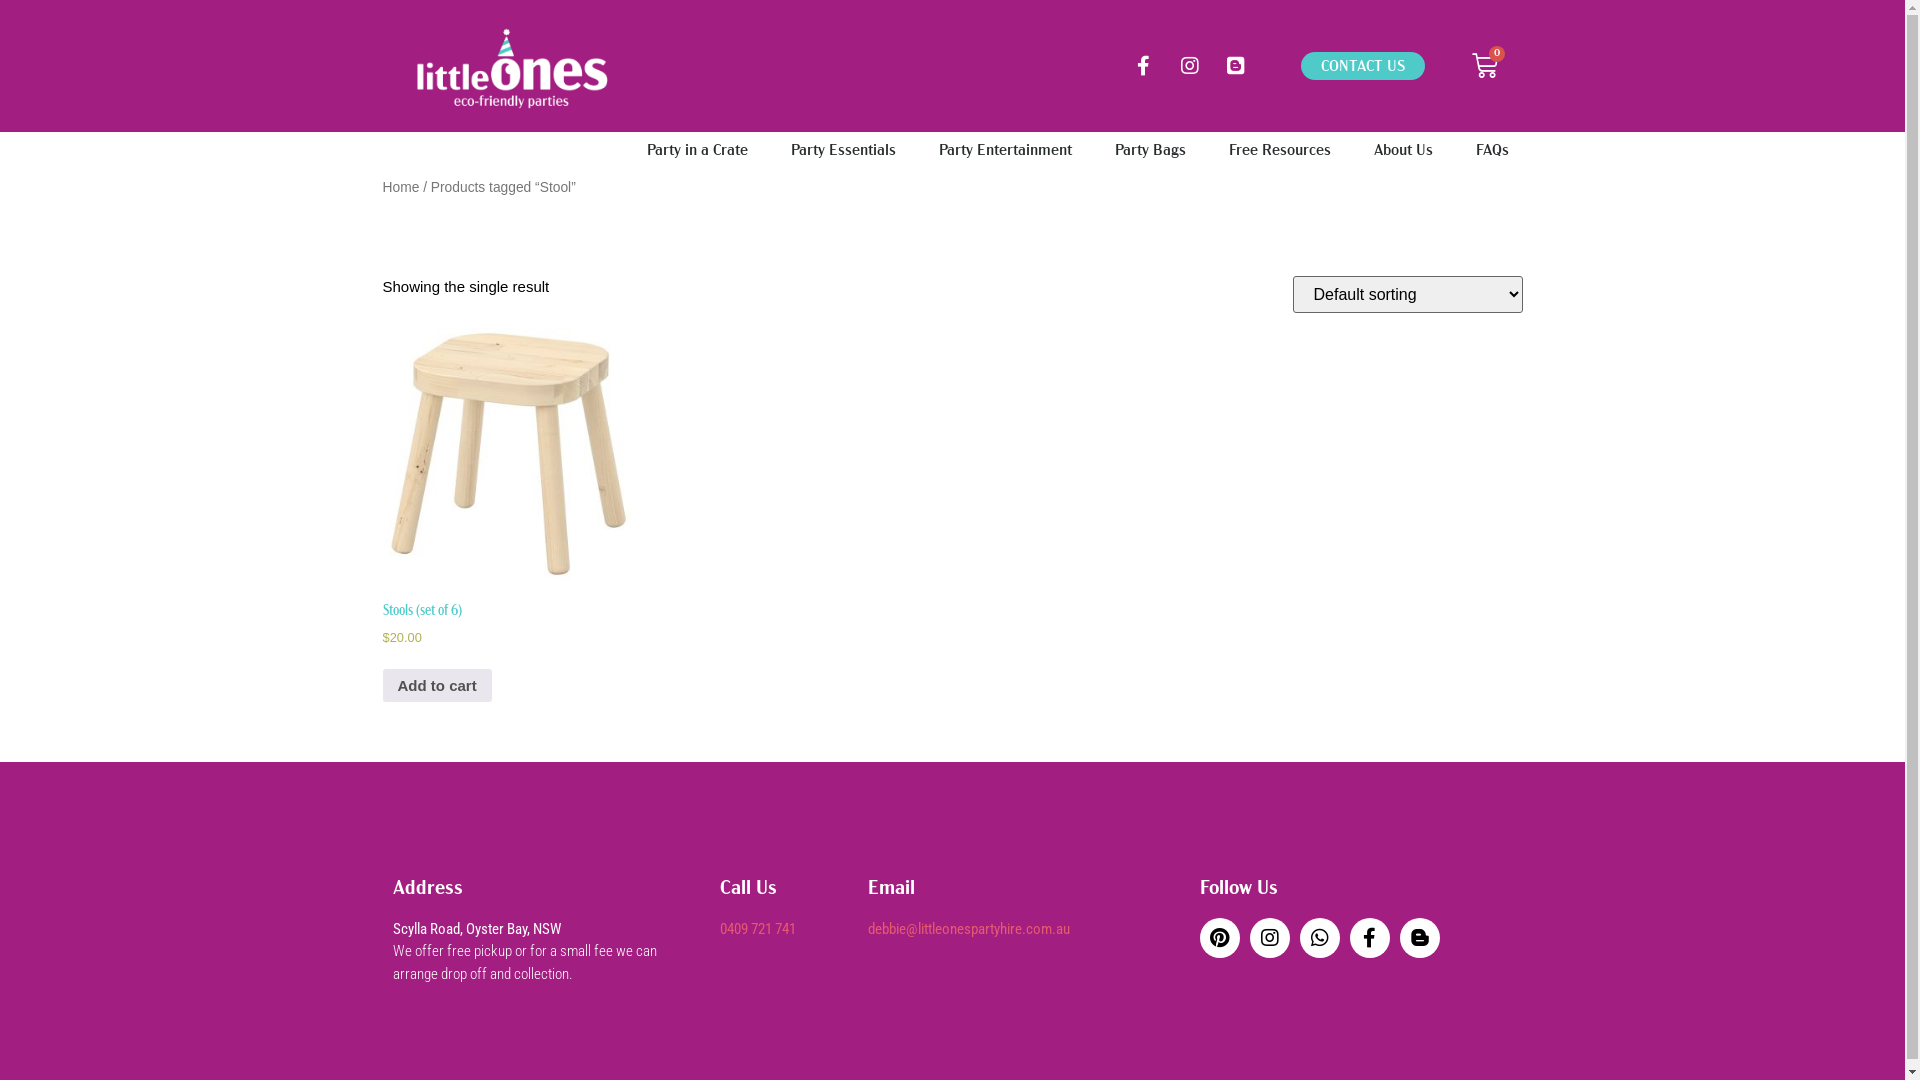  What do you see at coordinates (435, 685) in the screenshot?
I see `'Add to cart'` at bounding box center [435, 685].